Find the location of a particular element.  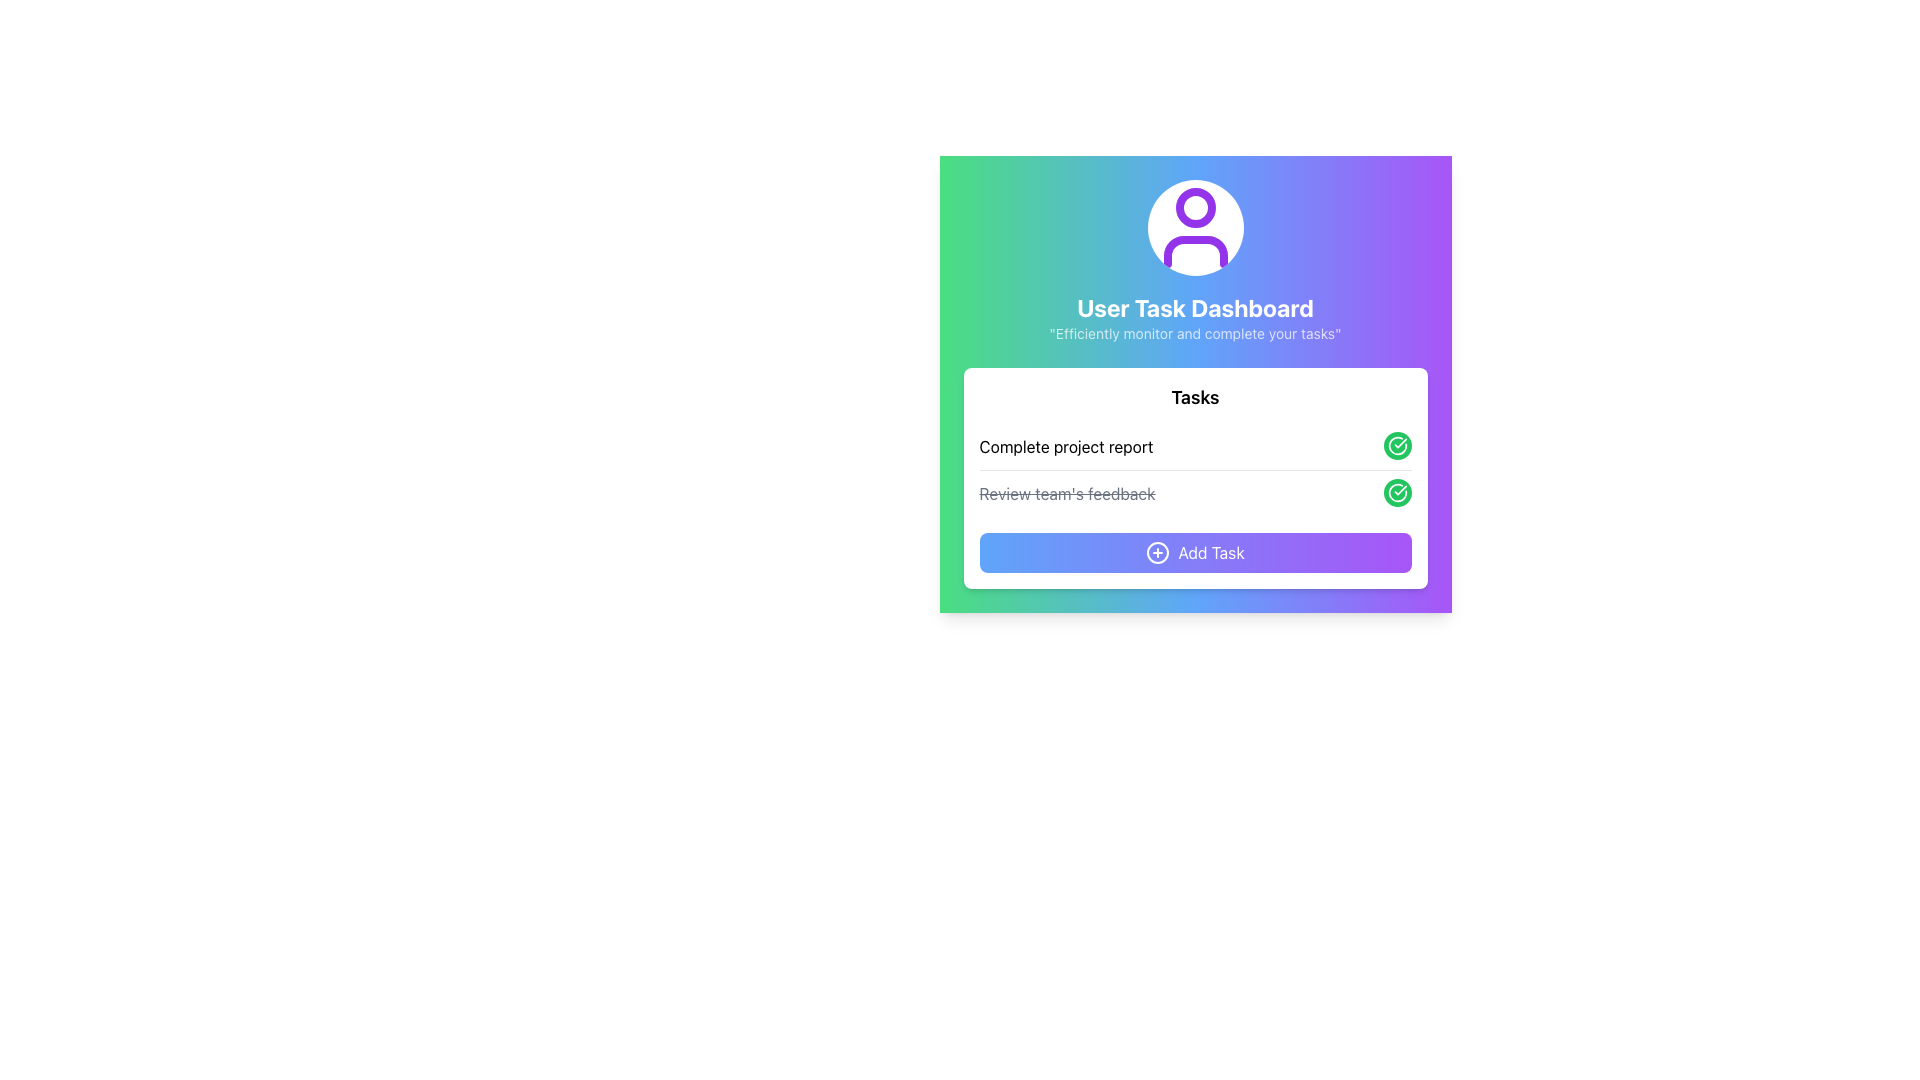

the task completion button located to the right of 'Complete project report' is located at coordinates (1396, 445).